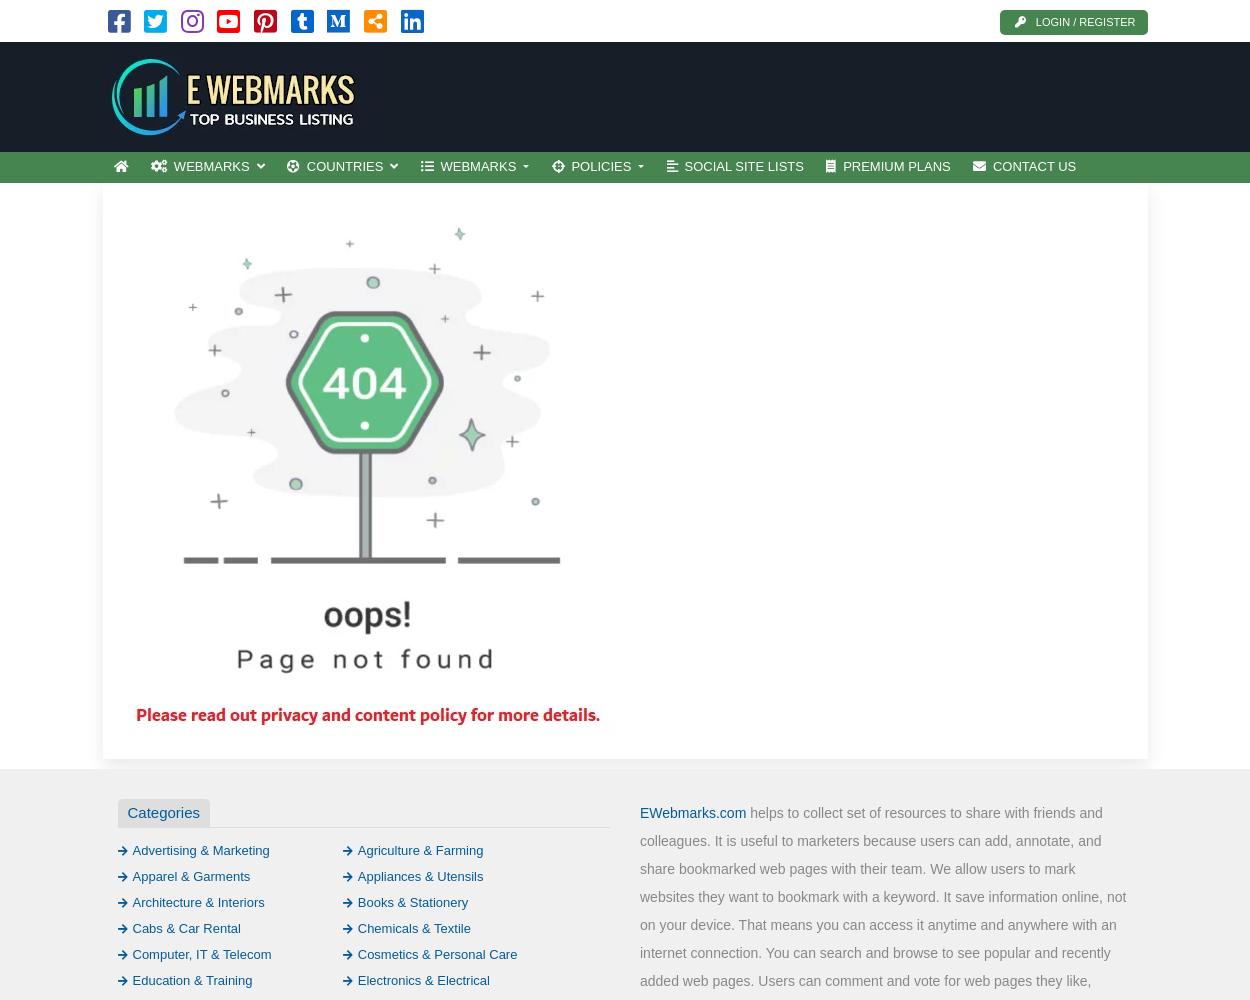 Image resolution: width=1250 pixels, height=1000 pixels. I want to click on 'Chemicals & Textile', so click(356, 927).